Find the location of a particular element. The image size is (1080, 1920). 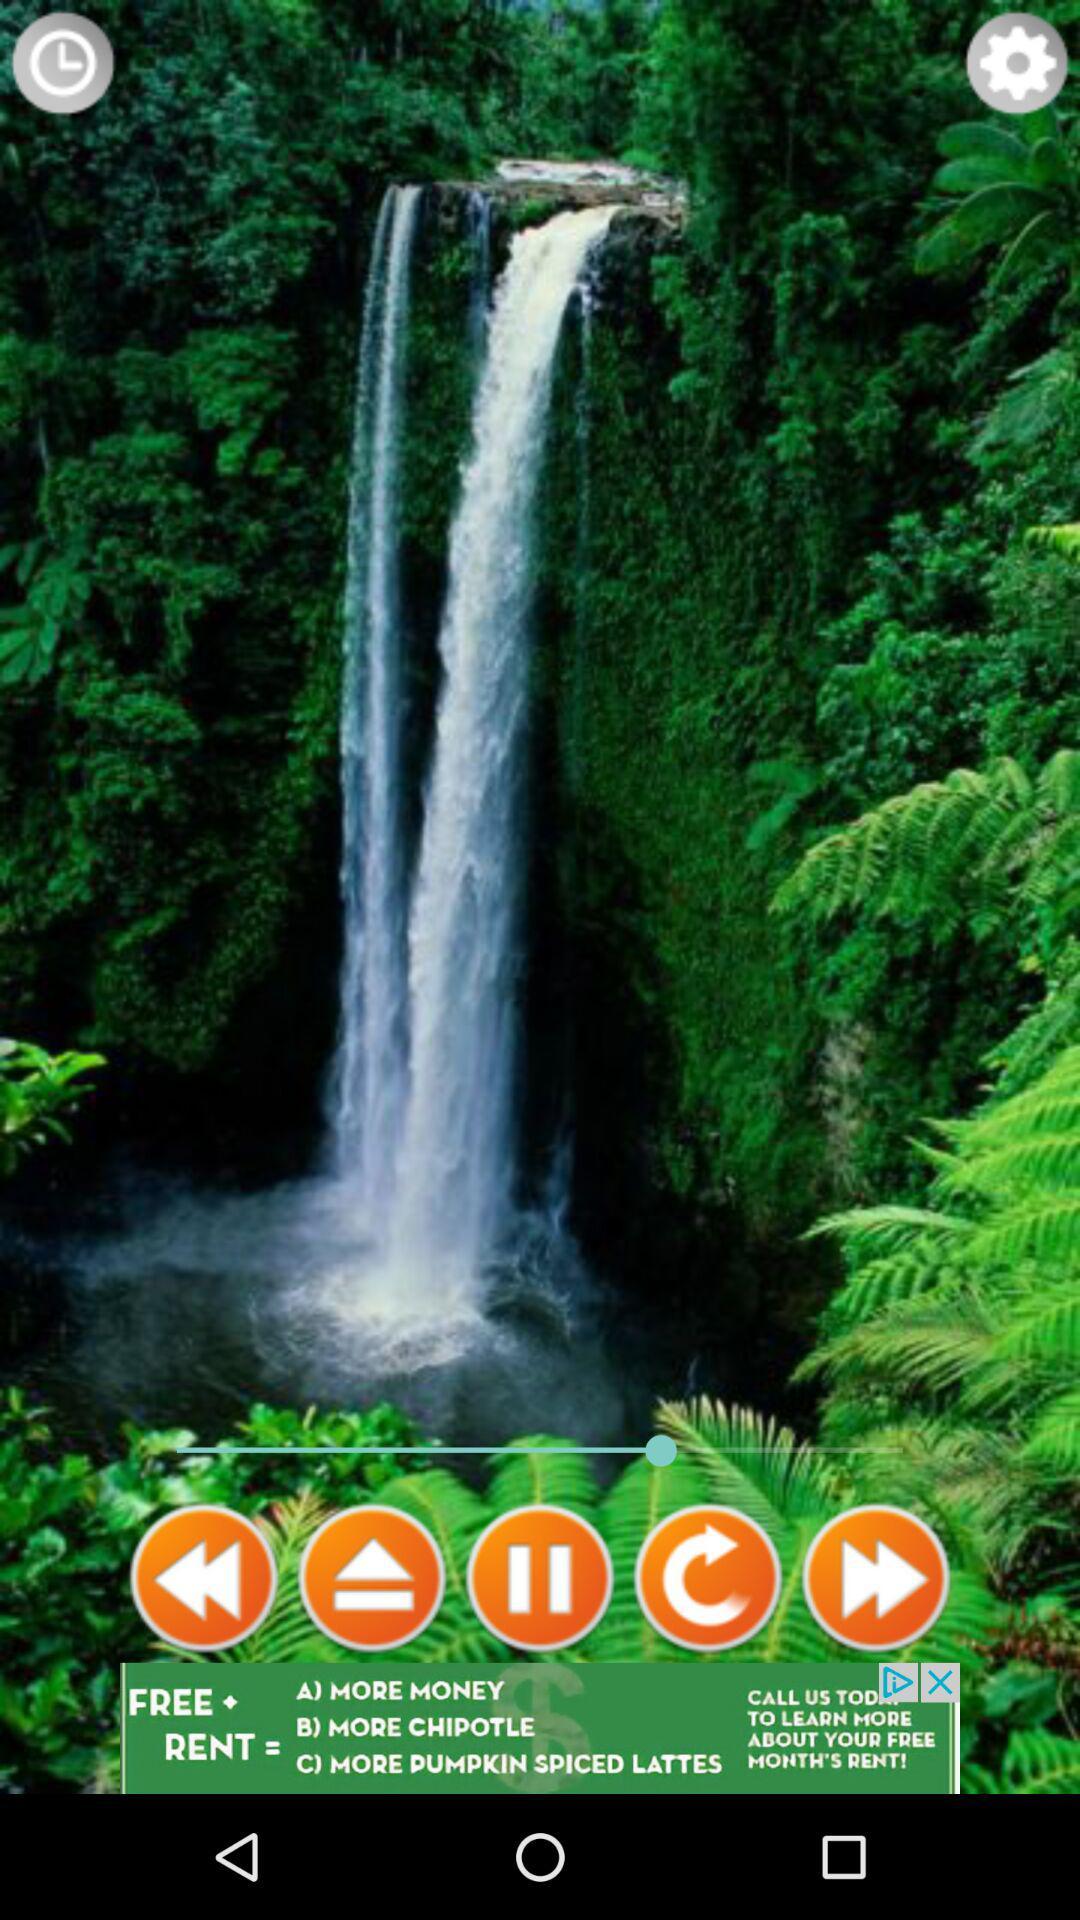

go back is located at coordinates (707, 1577).